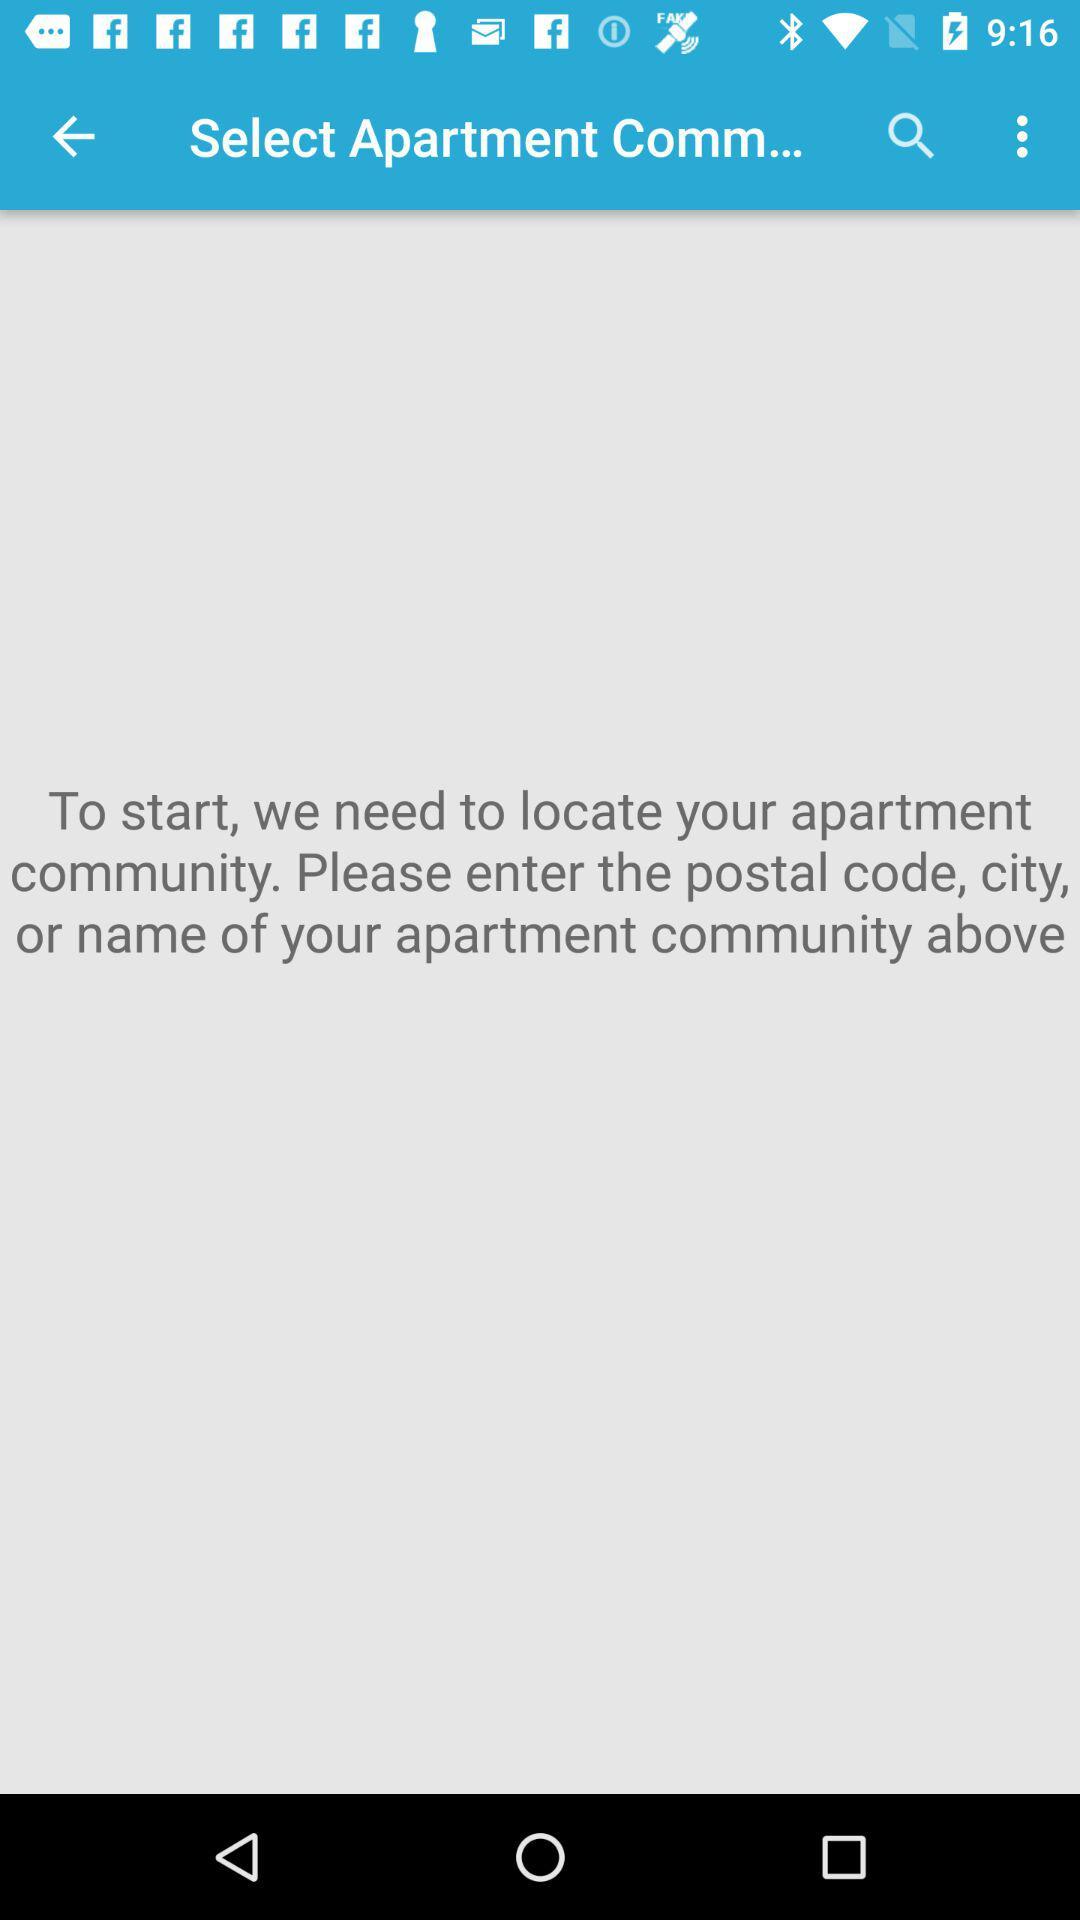 Image resolution: width=1080 pixels, height=1920 pixels. What do you see at coordinates (72, 135) in the screenshot?
I see `icon next to select apartment community icon` at bounding box center [72, 135].